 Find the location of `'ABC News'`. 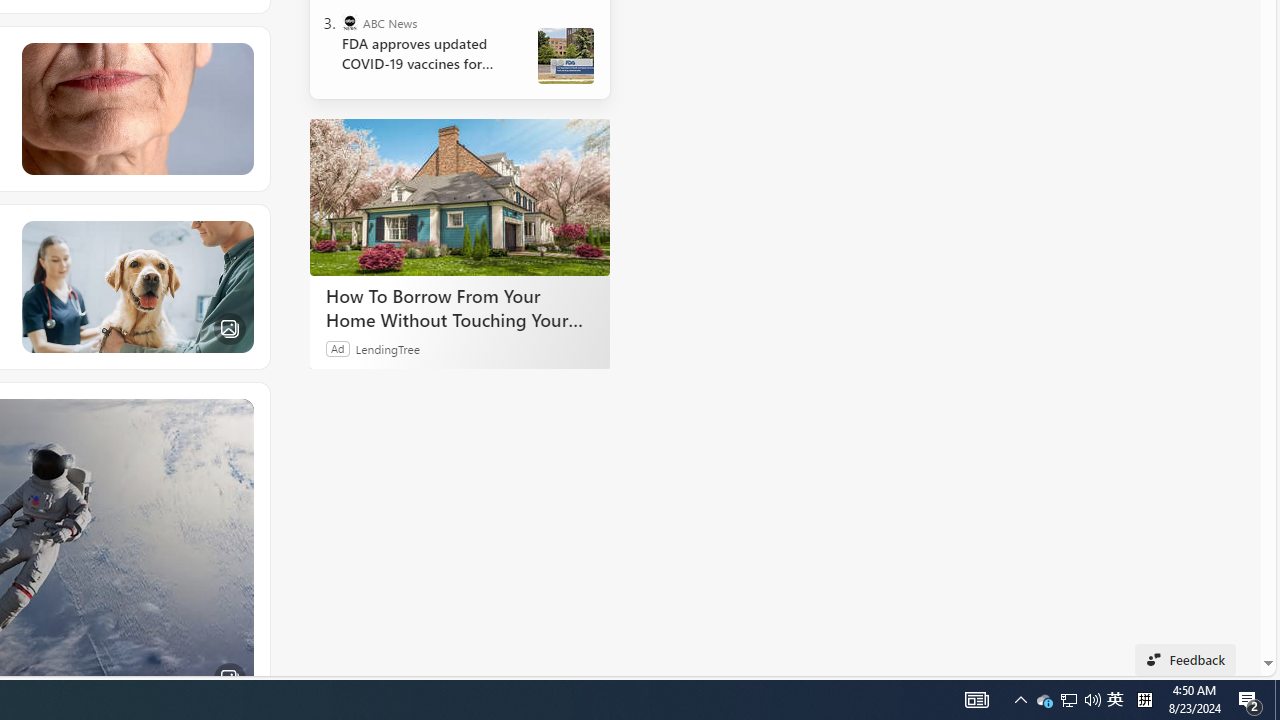

'ABC News' is located at coordinates (350, 23).